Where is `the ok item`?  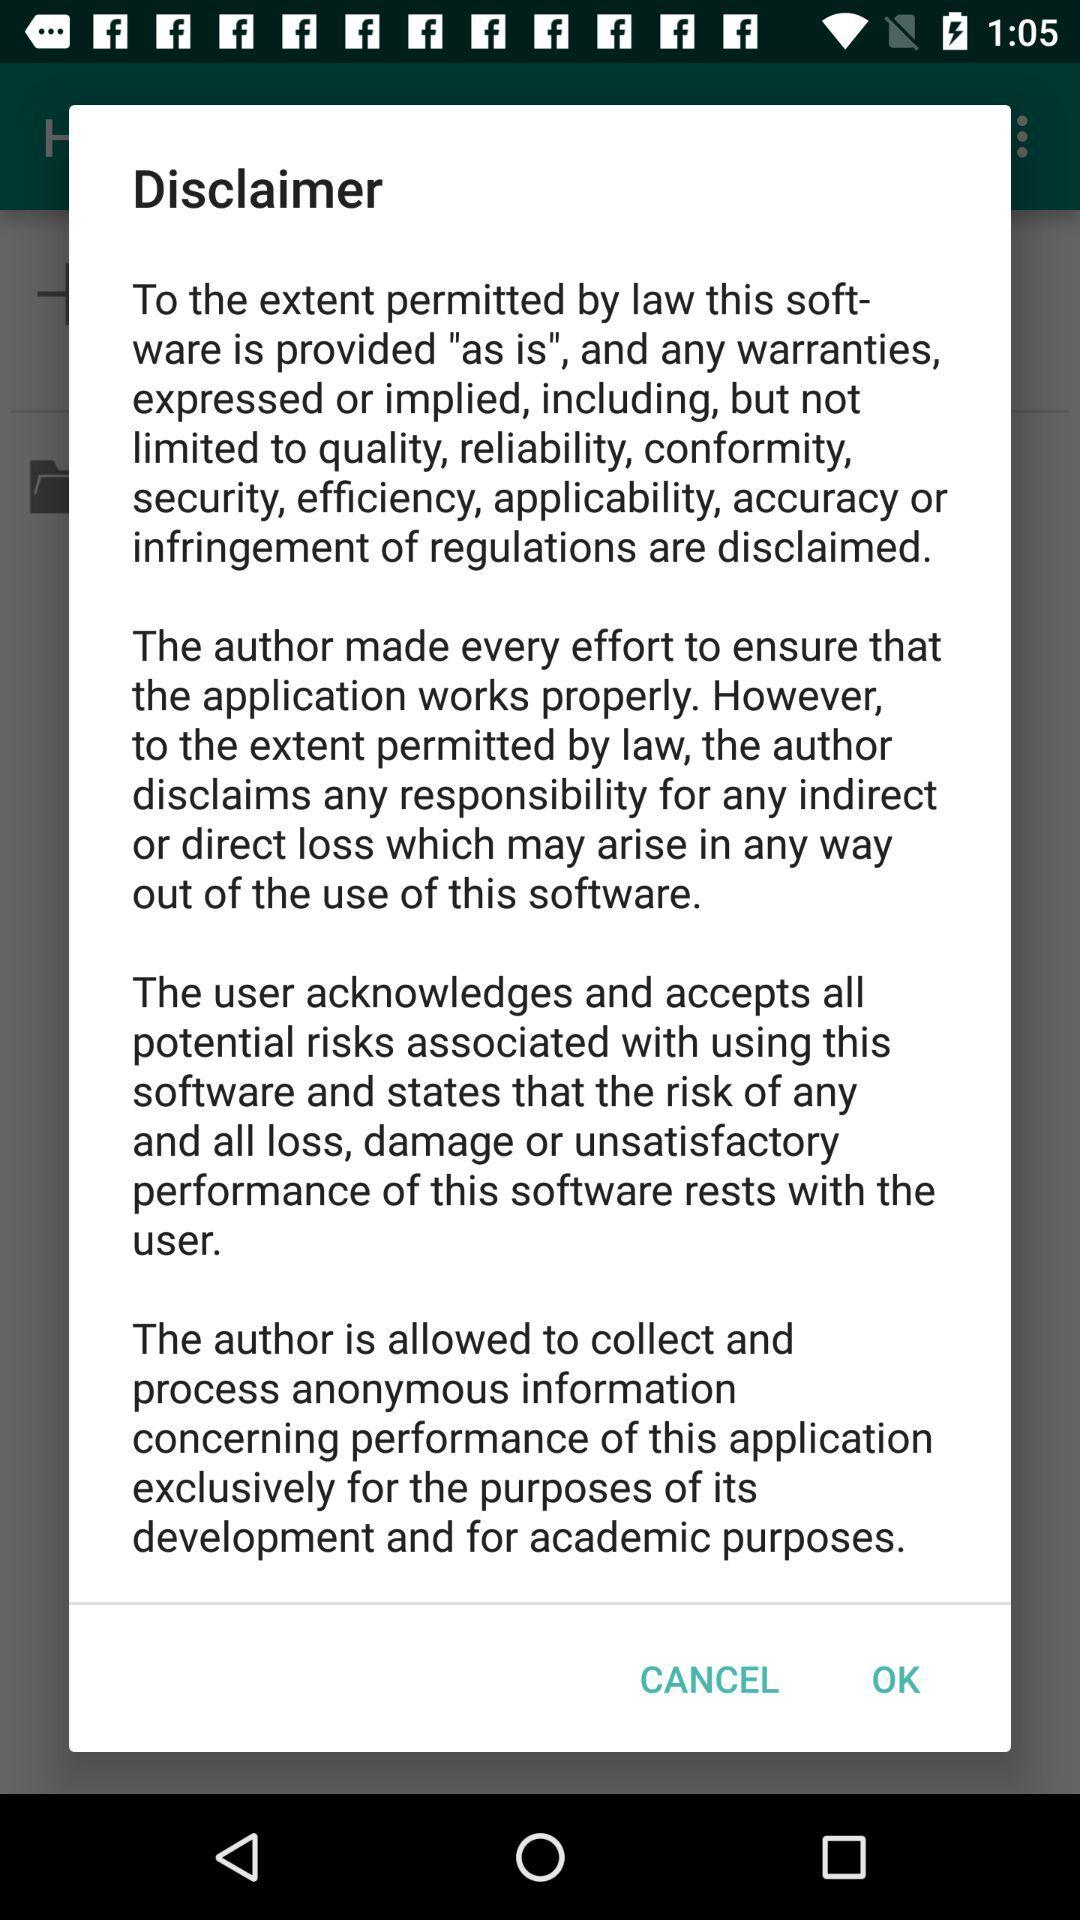 the ok item is located at coordinates (894, 1678).